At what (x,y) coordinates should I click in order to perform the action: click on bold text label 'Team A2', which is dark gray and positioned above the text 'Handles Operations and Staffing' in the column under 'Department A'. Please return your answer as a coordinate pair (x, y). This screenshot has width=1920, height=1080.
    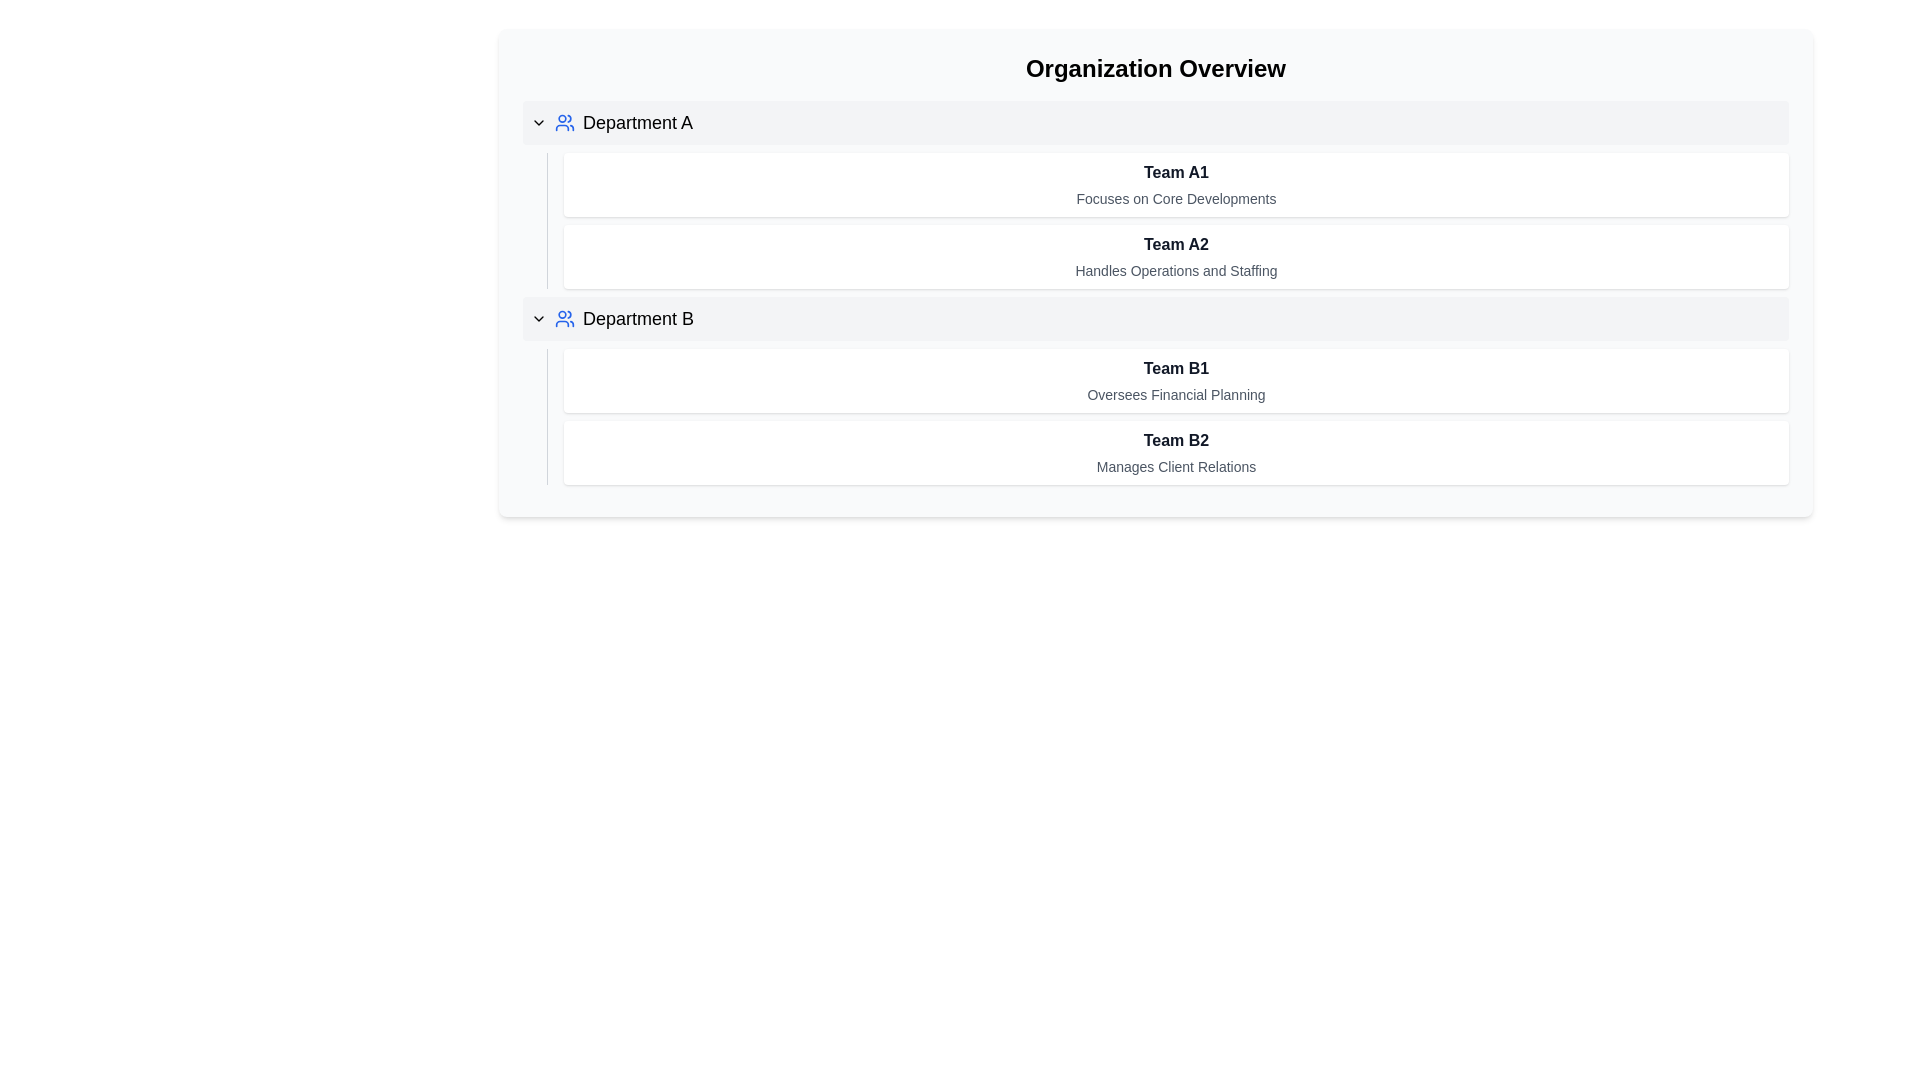
    Looking at the image, I should click on (1176, 244).